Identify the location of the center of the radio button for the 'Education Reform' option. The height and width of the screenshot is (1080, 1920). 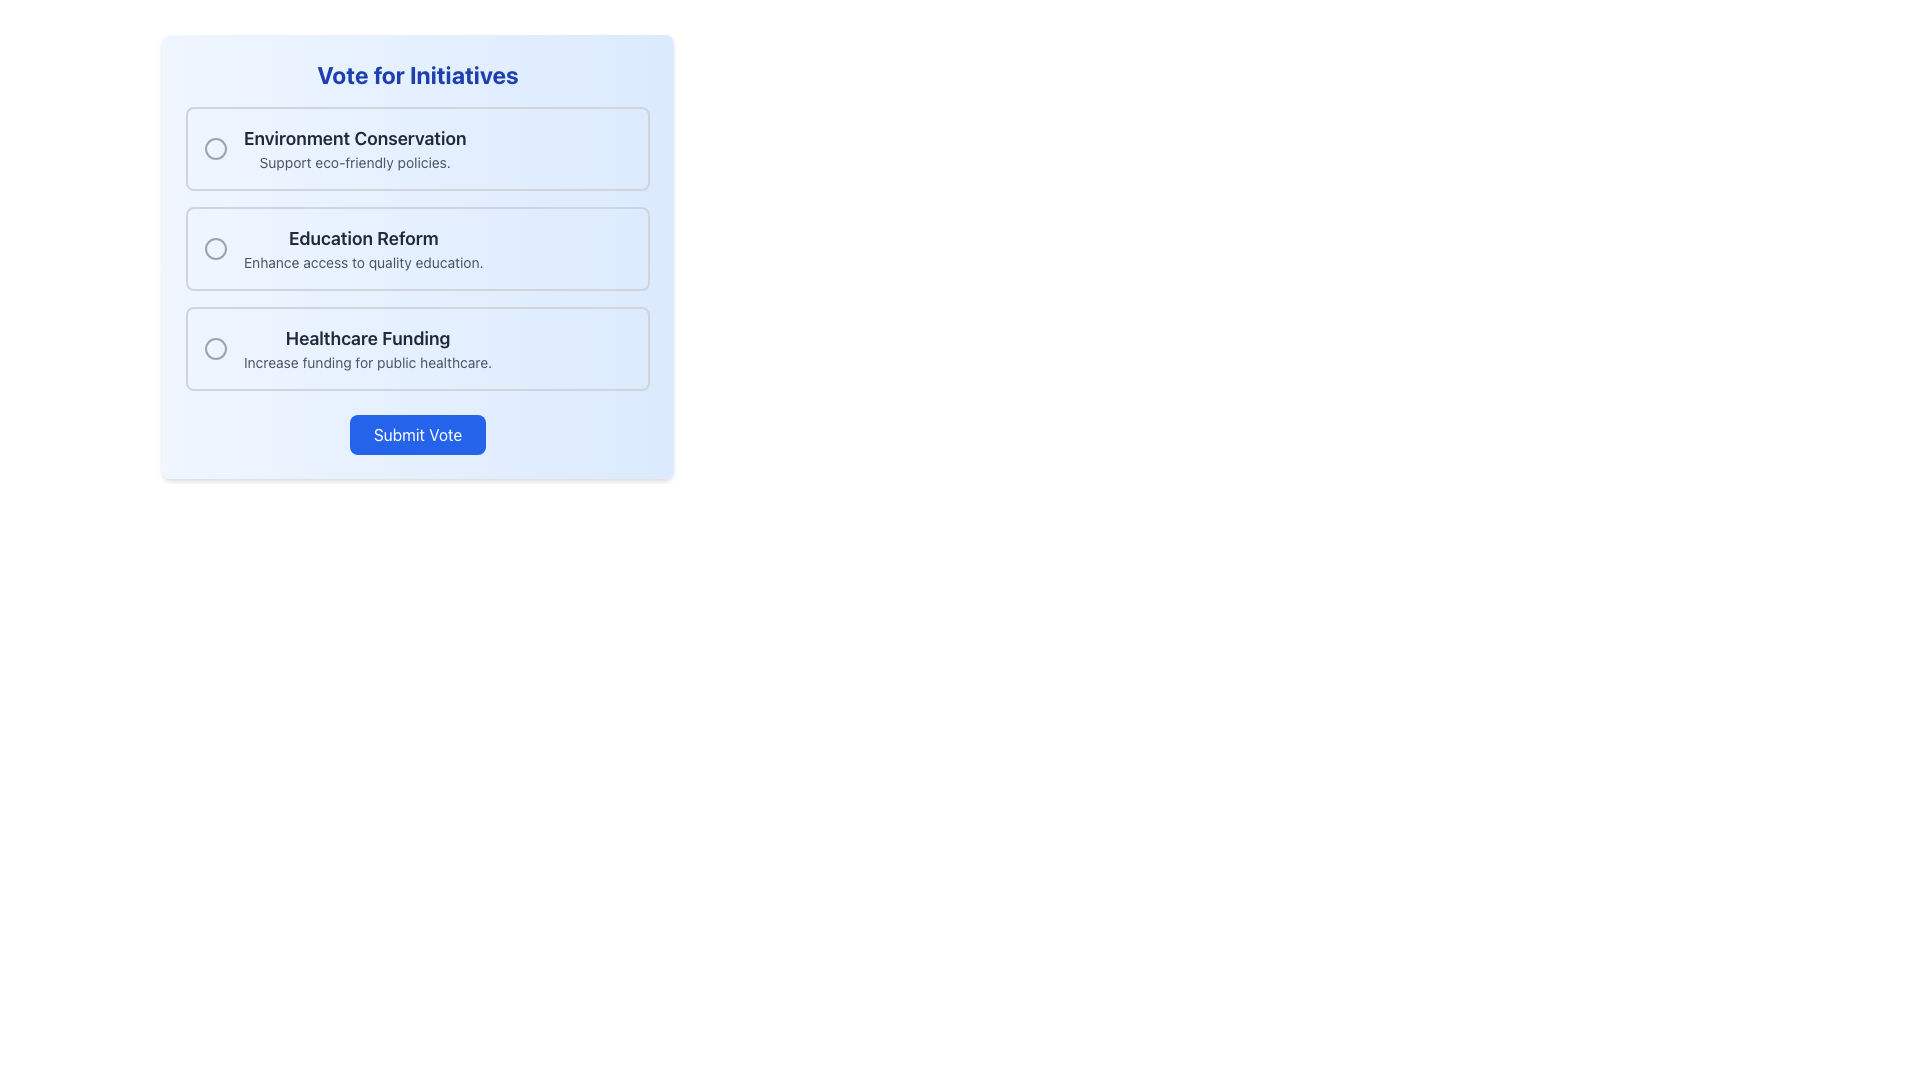
(216, 248).